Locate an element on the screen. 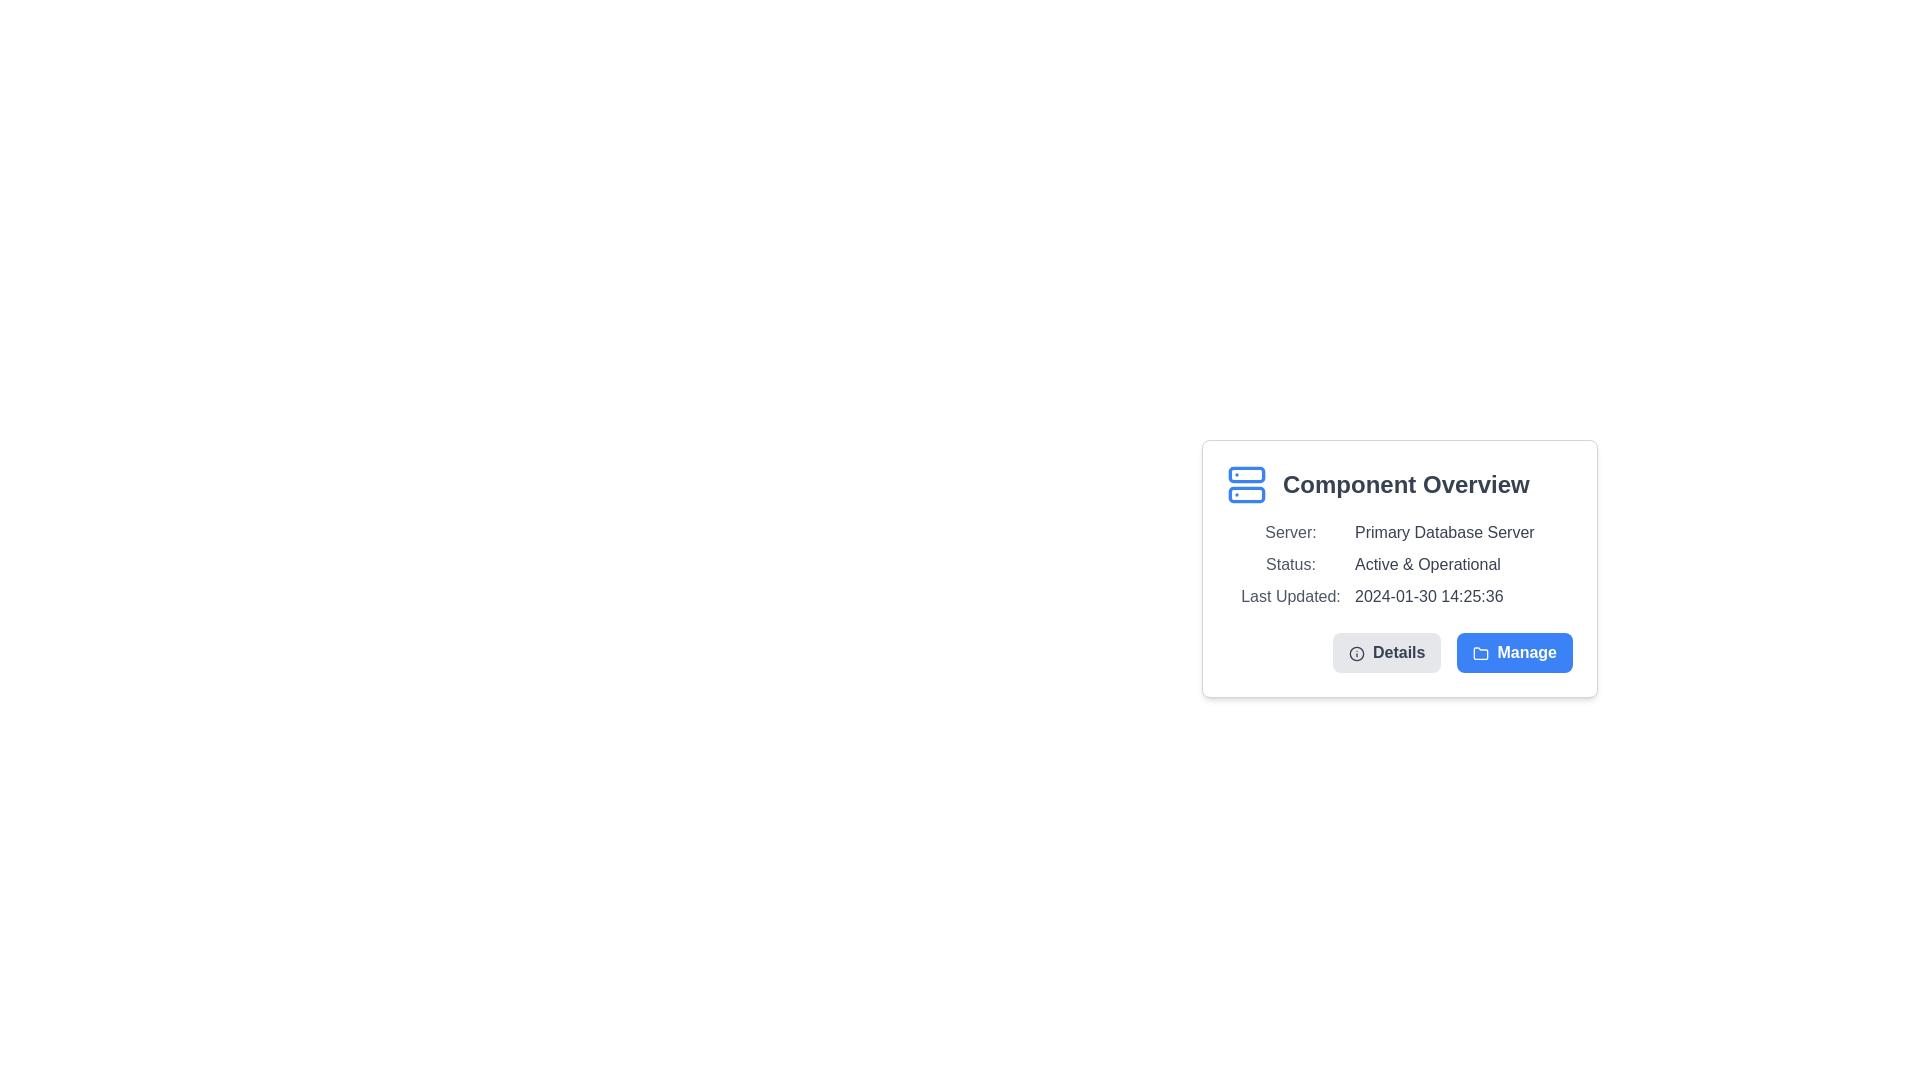 The height and width of the screenshot is (1080, 1920). the text element 'Primary Database Server' located to the right of the label 'Server:' in the 'Component Overview' card is located at coordinates (1444, 531).